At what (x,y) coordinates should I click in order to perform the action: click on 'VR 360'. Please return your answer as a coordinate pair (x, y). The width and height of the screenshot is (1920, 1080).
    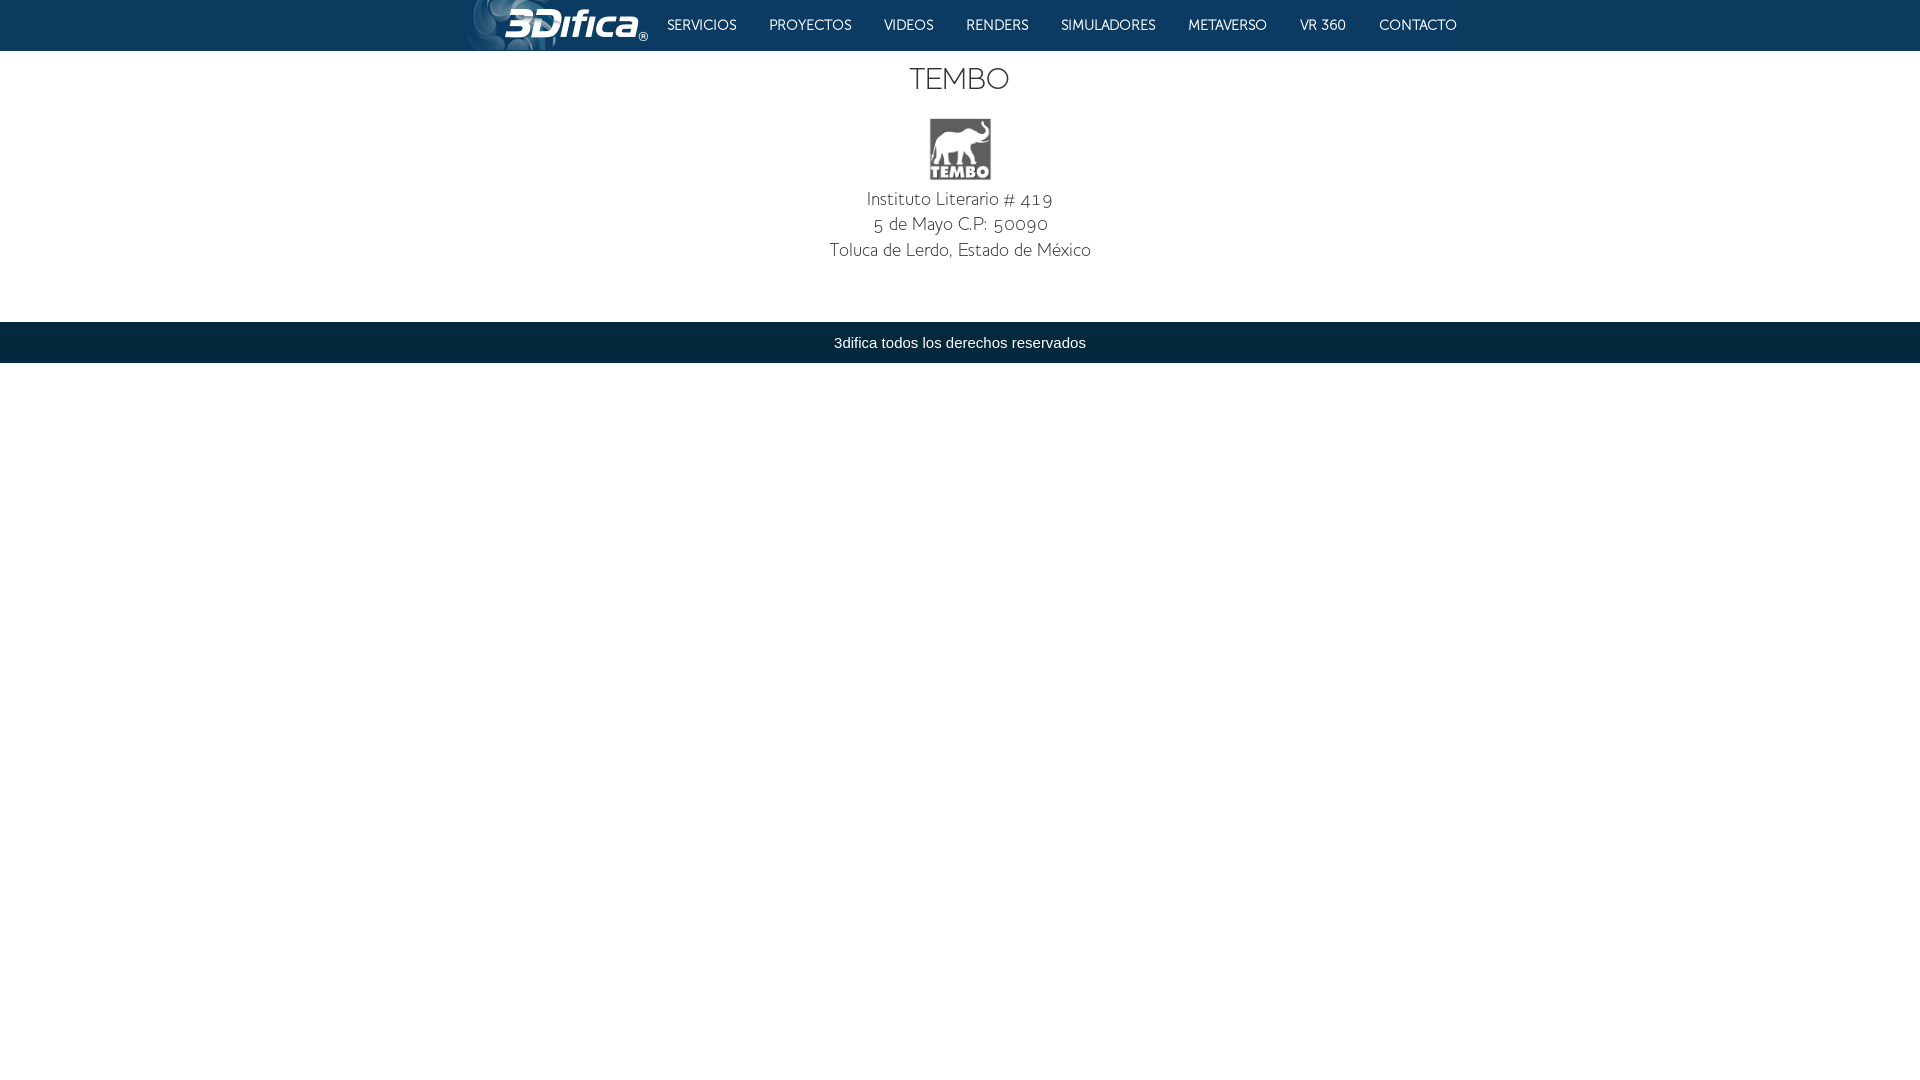
    Looking at the image, I should click on (1323, 26).